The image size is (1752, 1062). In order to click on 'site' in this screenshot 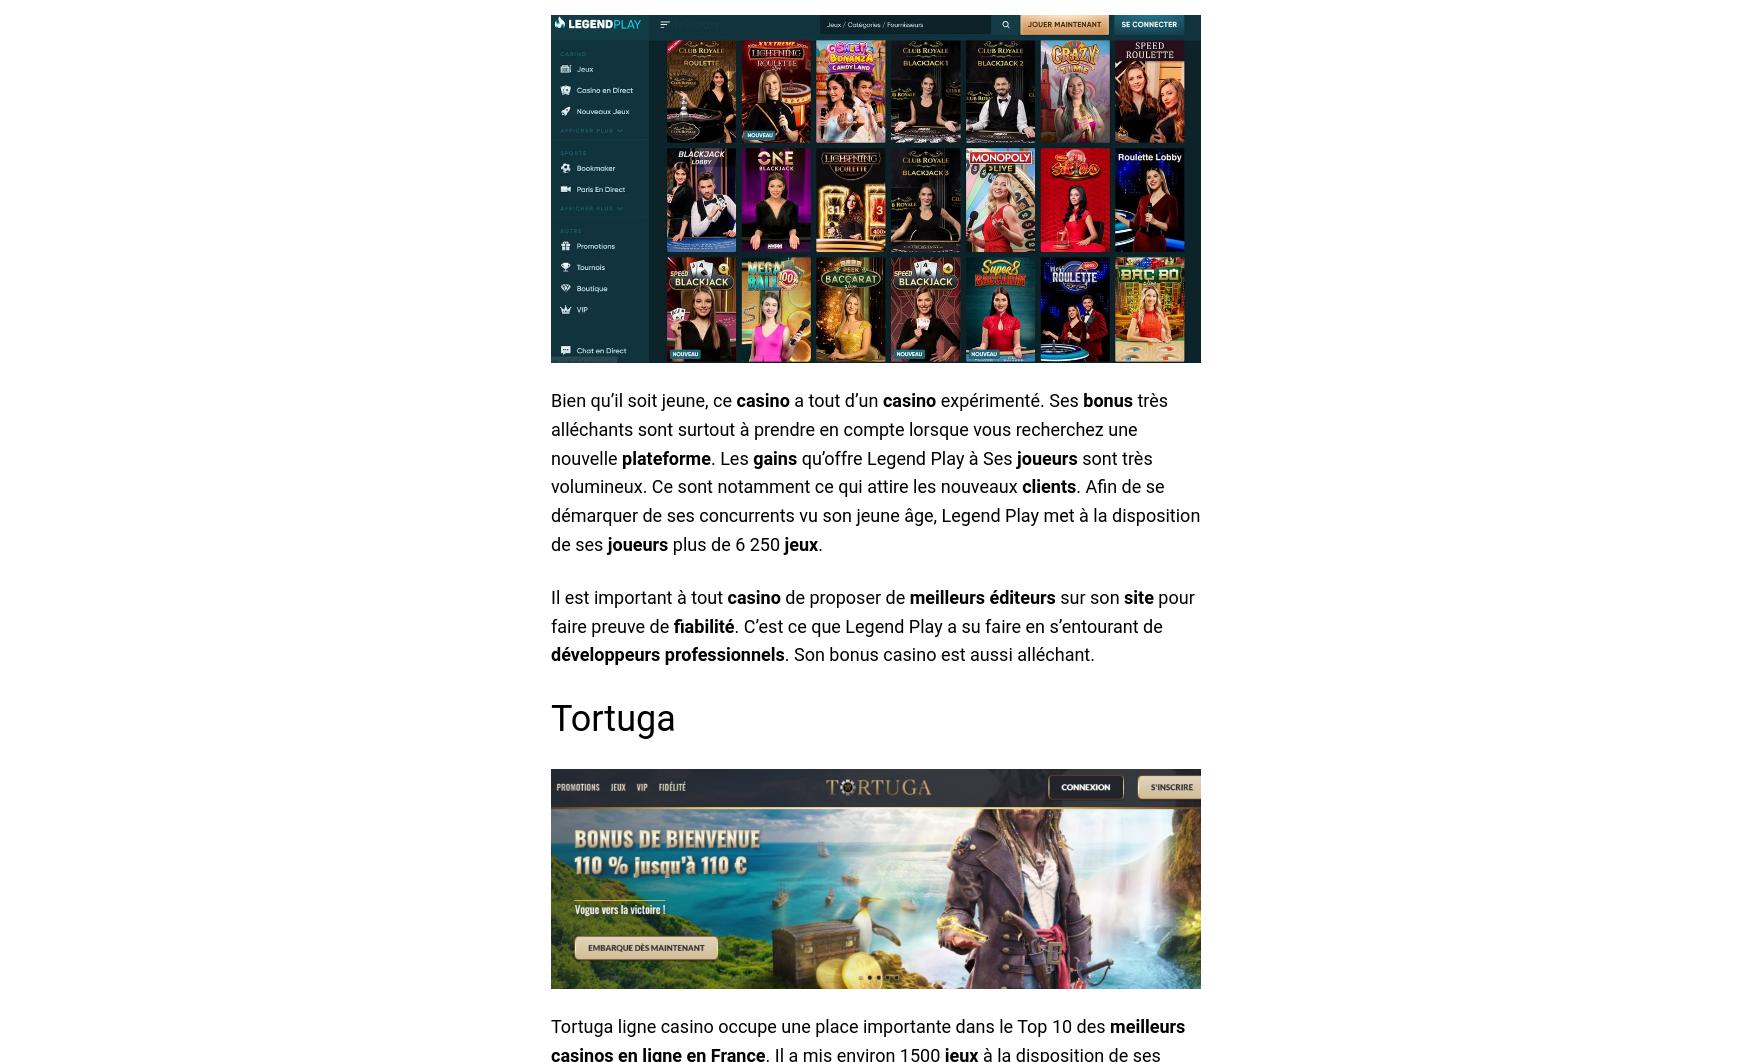, I will do `click(1137, 596)`.